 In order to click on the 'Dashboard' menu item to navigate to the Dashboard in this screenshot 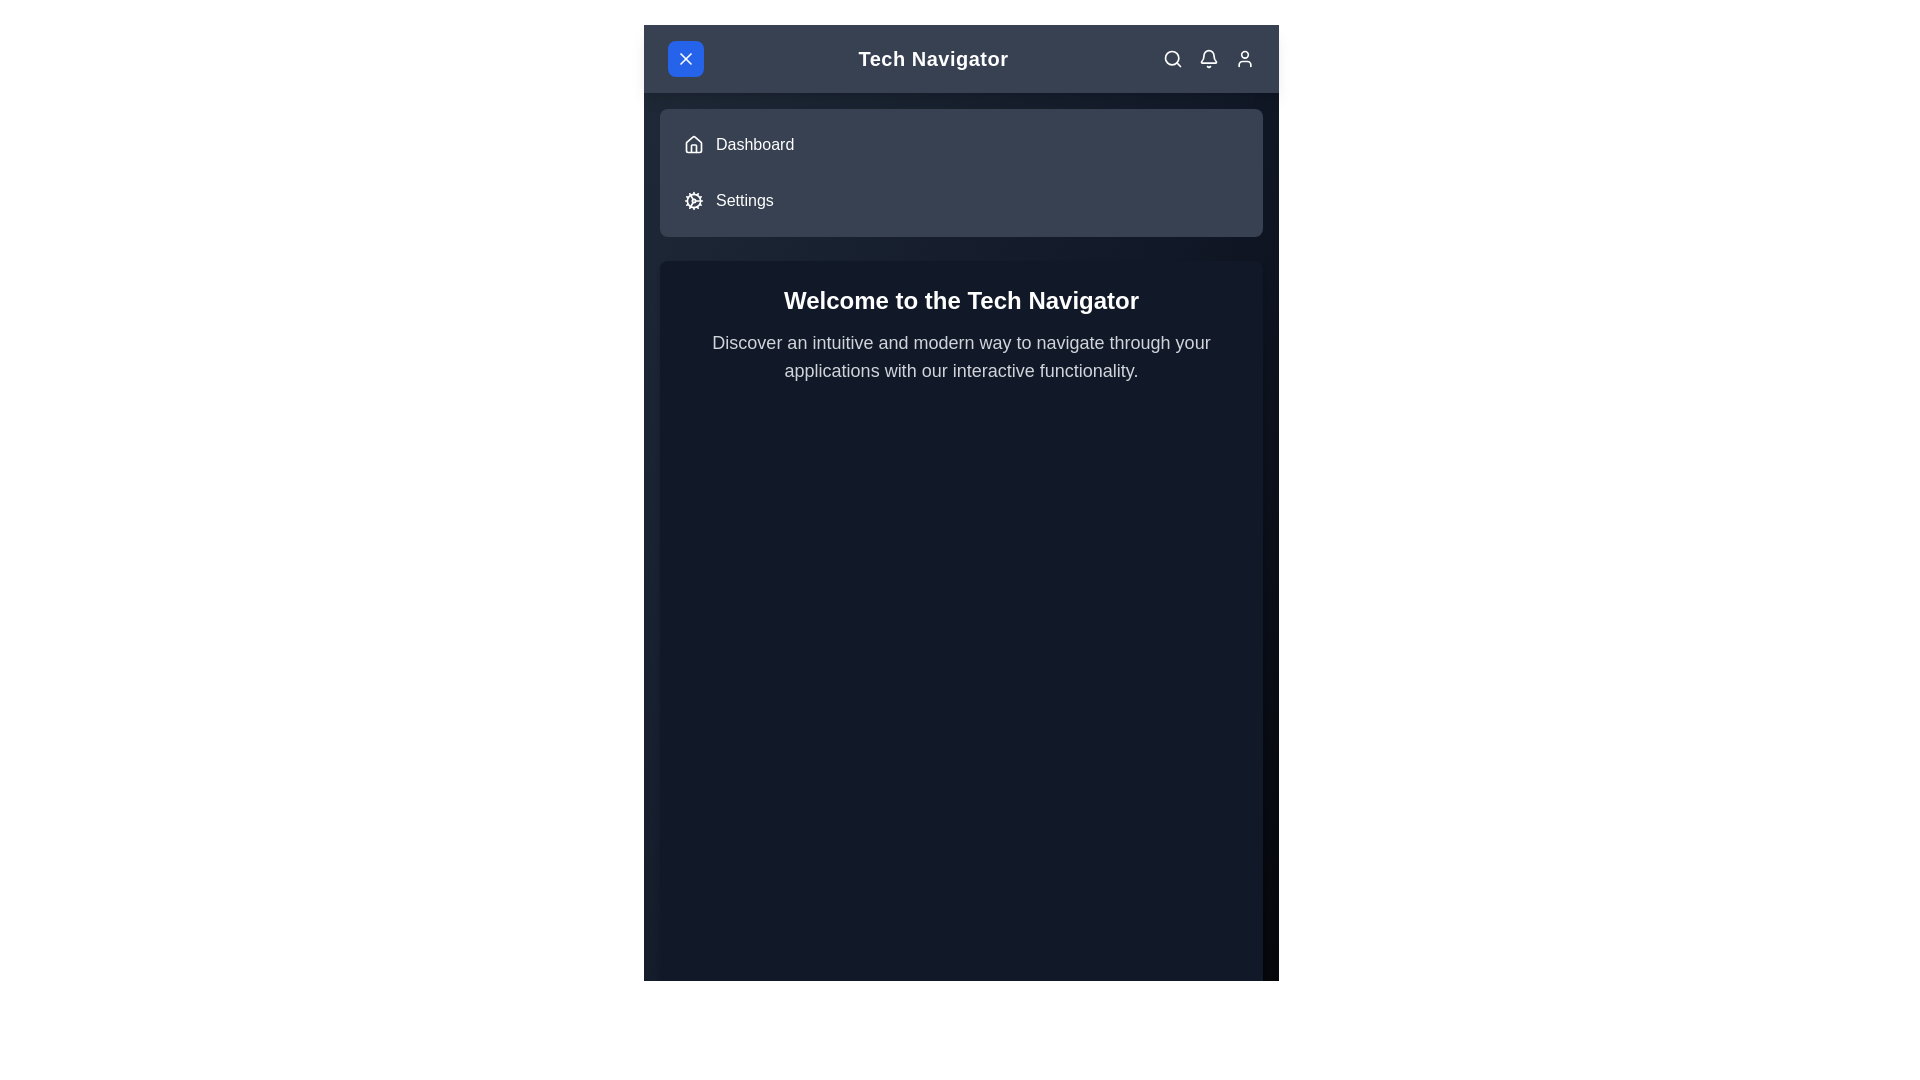, I will do `click(753, 144)`.